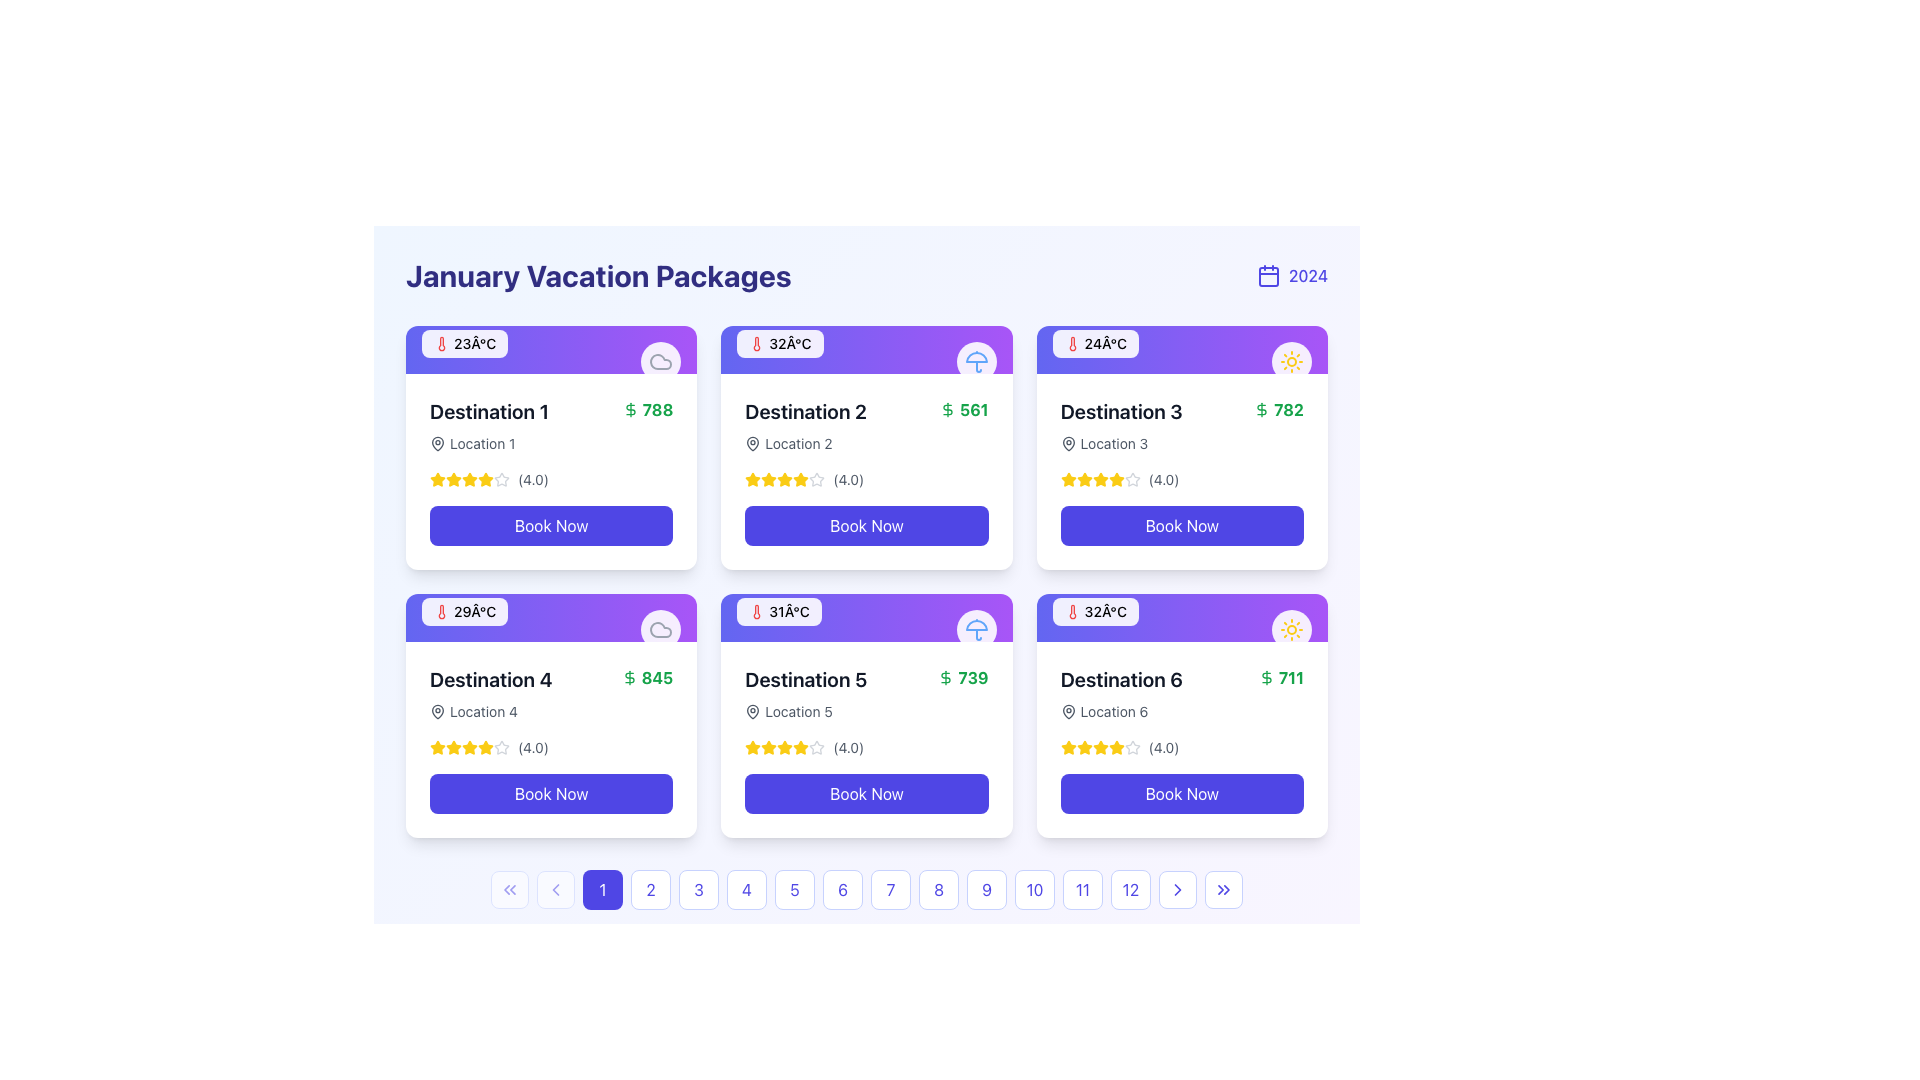 Image resolution: width=1920 pixels, height=1080 pixels. What do you see at coordinates (485, 748) in the screenshot?
I see `the fifth star icon in the rating area for 'Destination 4', which serves as a visual indicator for the rating` at bounding box center [485, 748].